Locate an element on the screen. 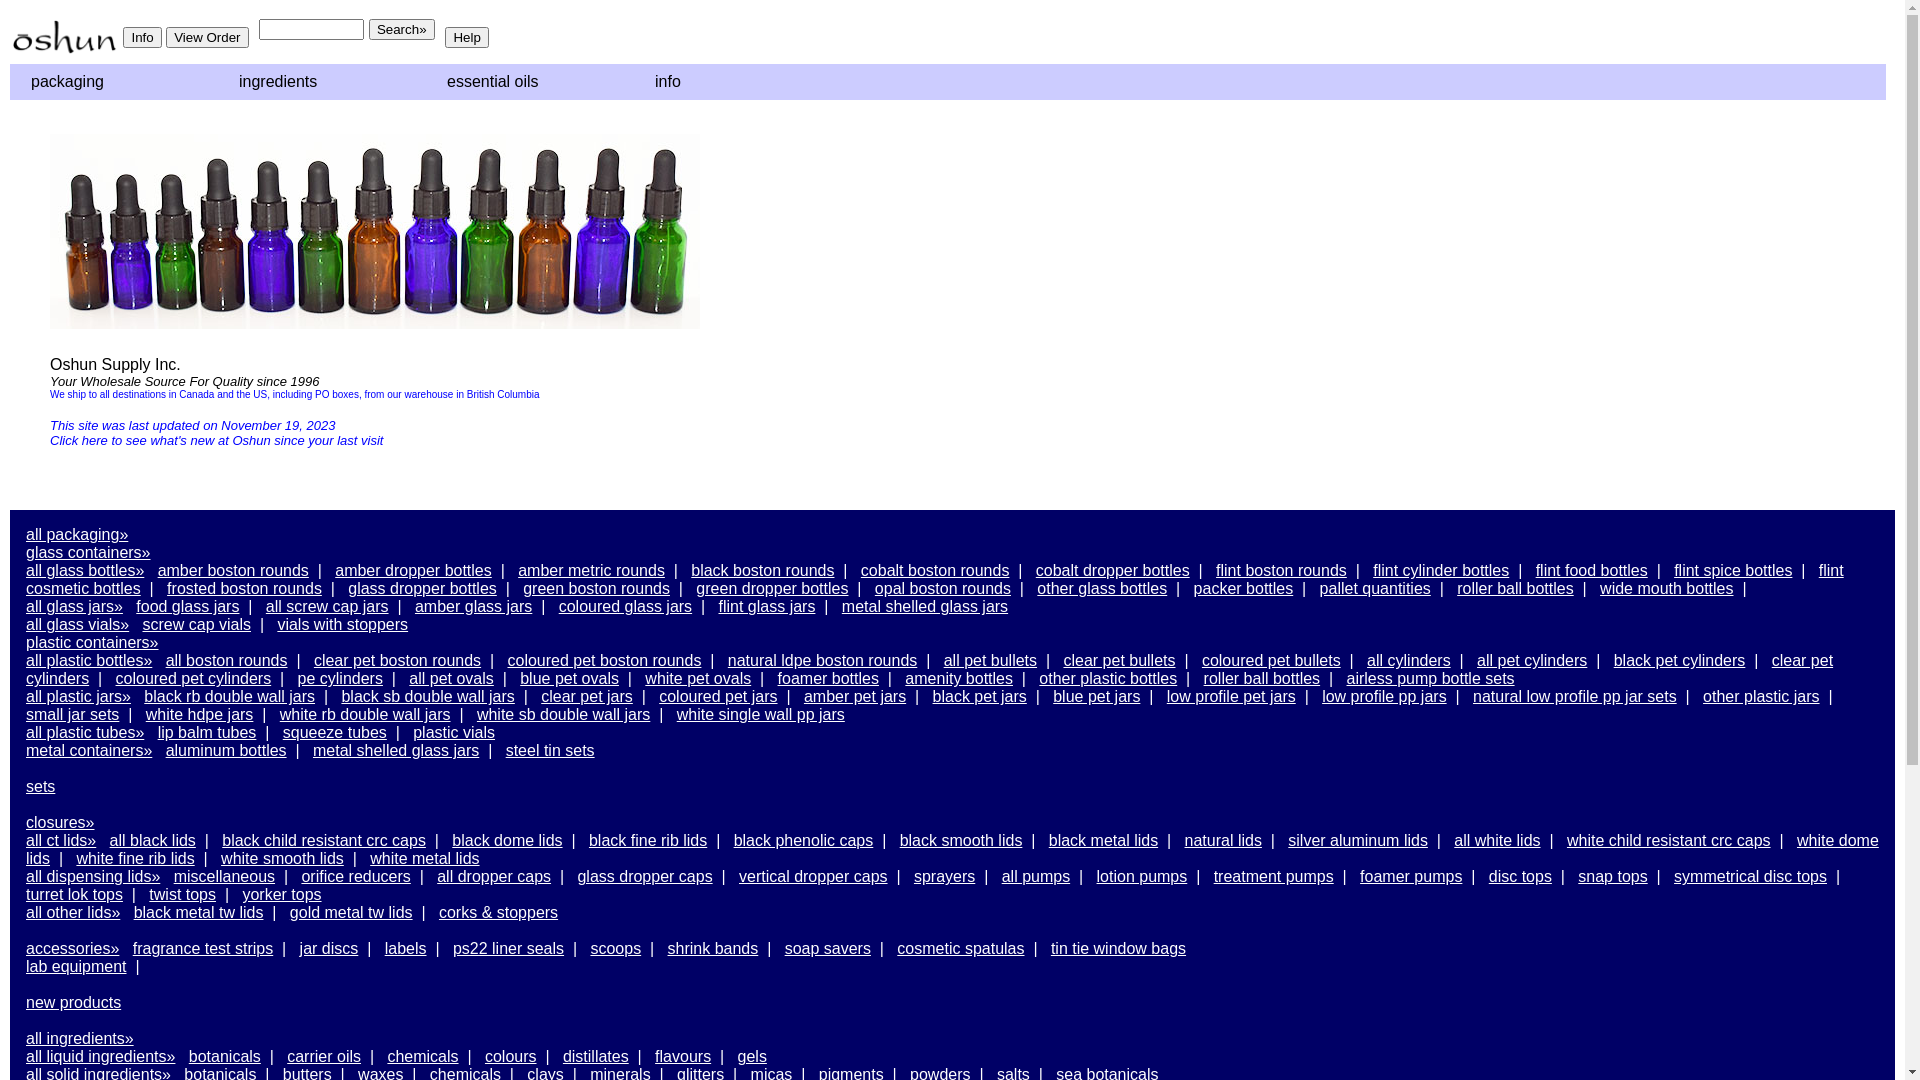 This screenshot has width=1920, height=1080. 'all cylinders' is located at coordinates (1408, 660).